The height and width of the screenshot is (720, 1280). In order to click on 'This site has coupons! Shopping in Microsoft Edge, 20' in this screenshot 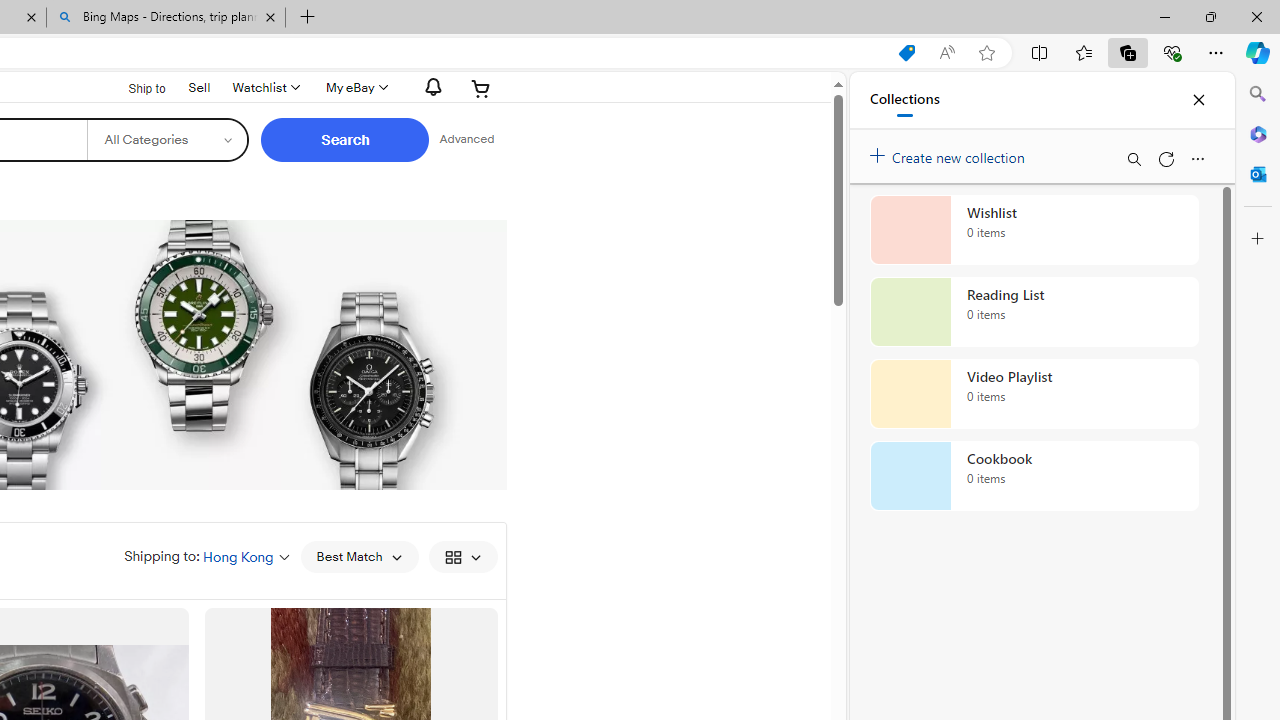, I will do `click(905, 52)`.